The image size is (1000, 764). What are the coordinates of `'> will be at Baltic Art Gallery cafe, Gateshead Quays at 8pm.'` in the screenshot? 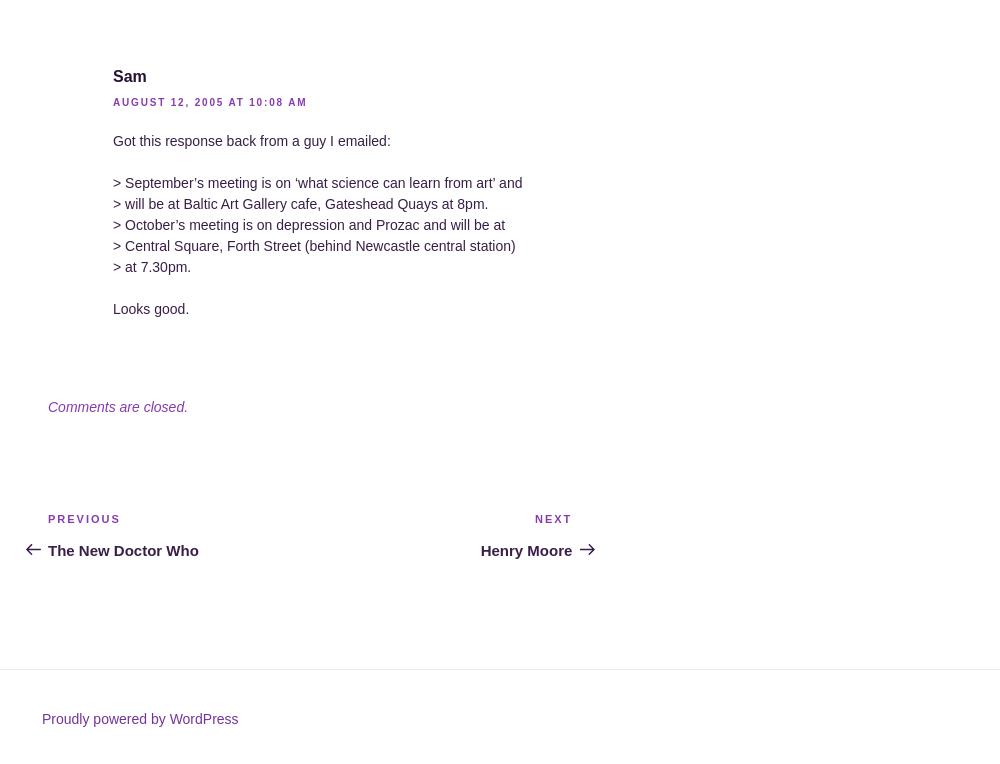 It's located at (300, 202).